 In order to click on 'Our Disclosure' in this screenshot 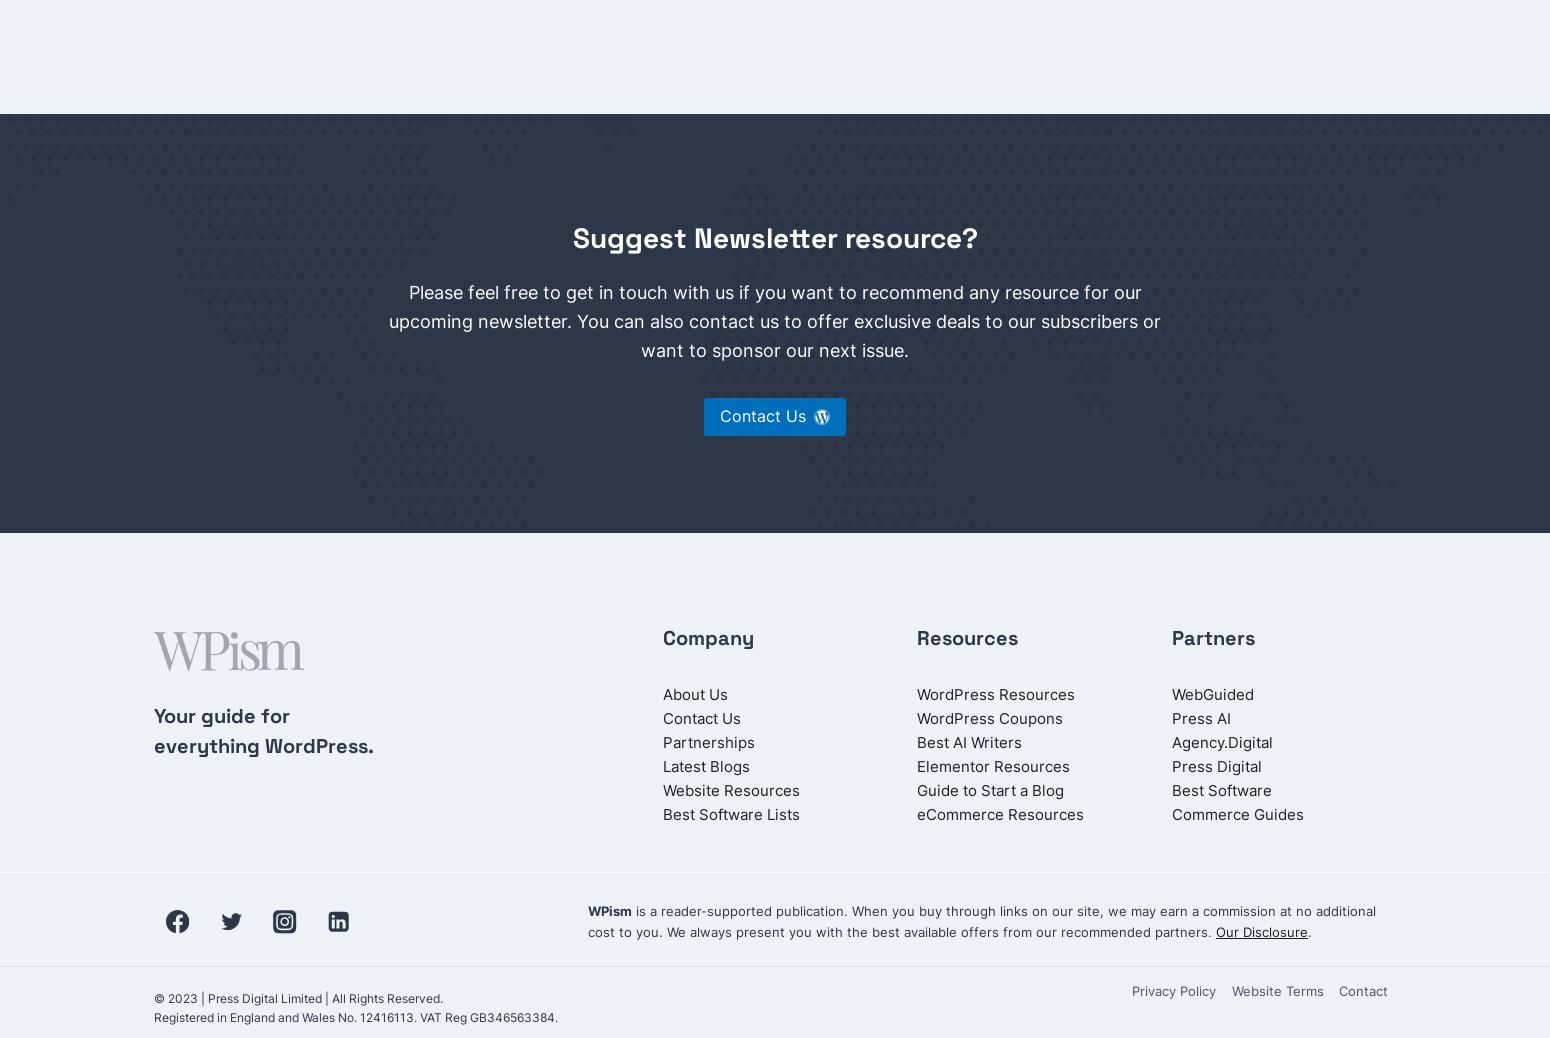, I will do `click(1261, 930)`.